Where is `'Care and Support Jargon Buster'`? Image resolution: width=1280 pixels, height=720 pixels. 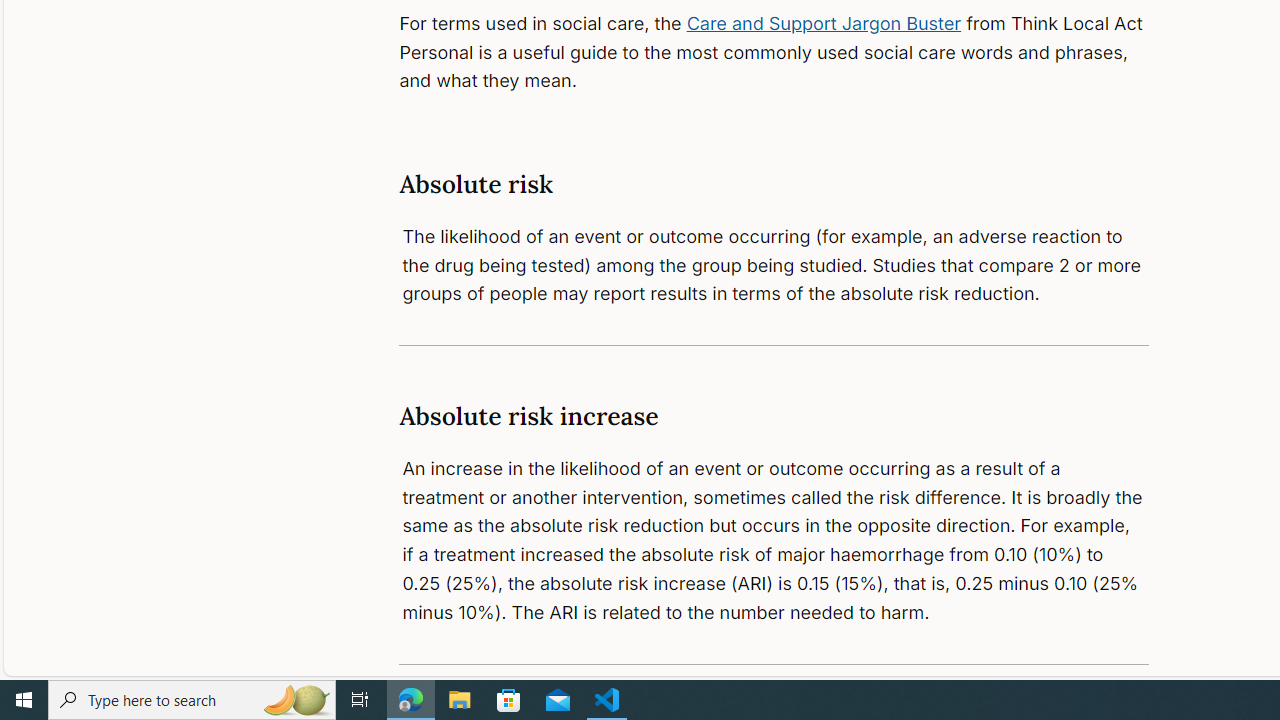 'Care and Support Jargon Buster' is located at coordinates (824, 23).